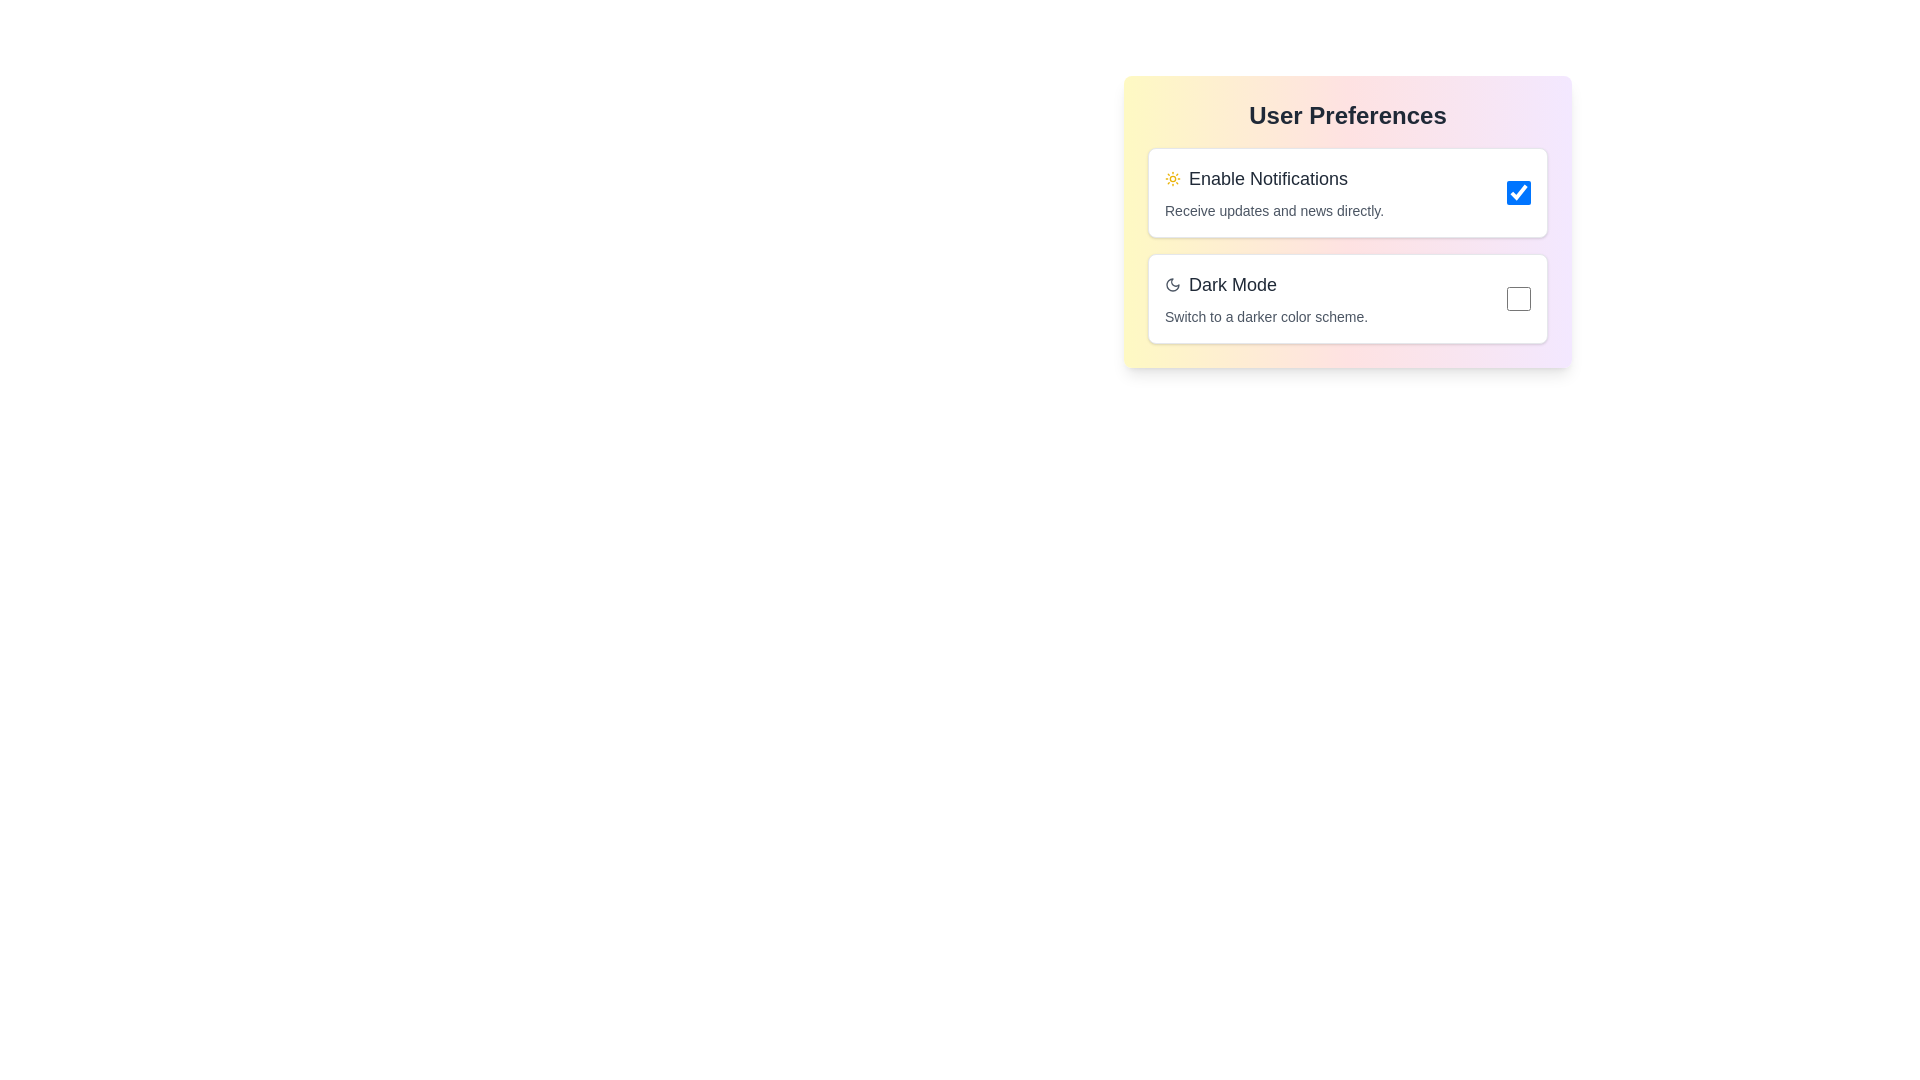 This screenshot has width=1920, height=1080. Describe the element at coordinates (1267, 177) in the screenshot. I see `the 'Enable Notifications' text label located in the 'User Preferences' section, which is positioned horizontally between an icon and a checkbox` at that location.